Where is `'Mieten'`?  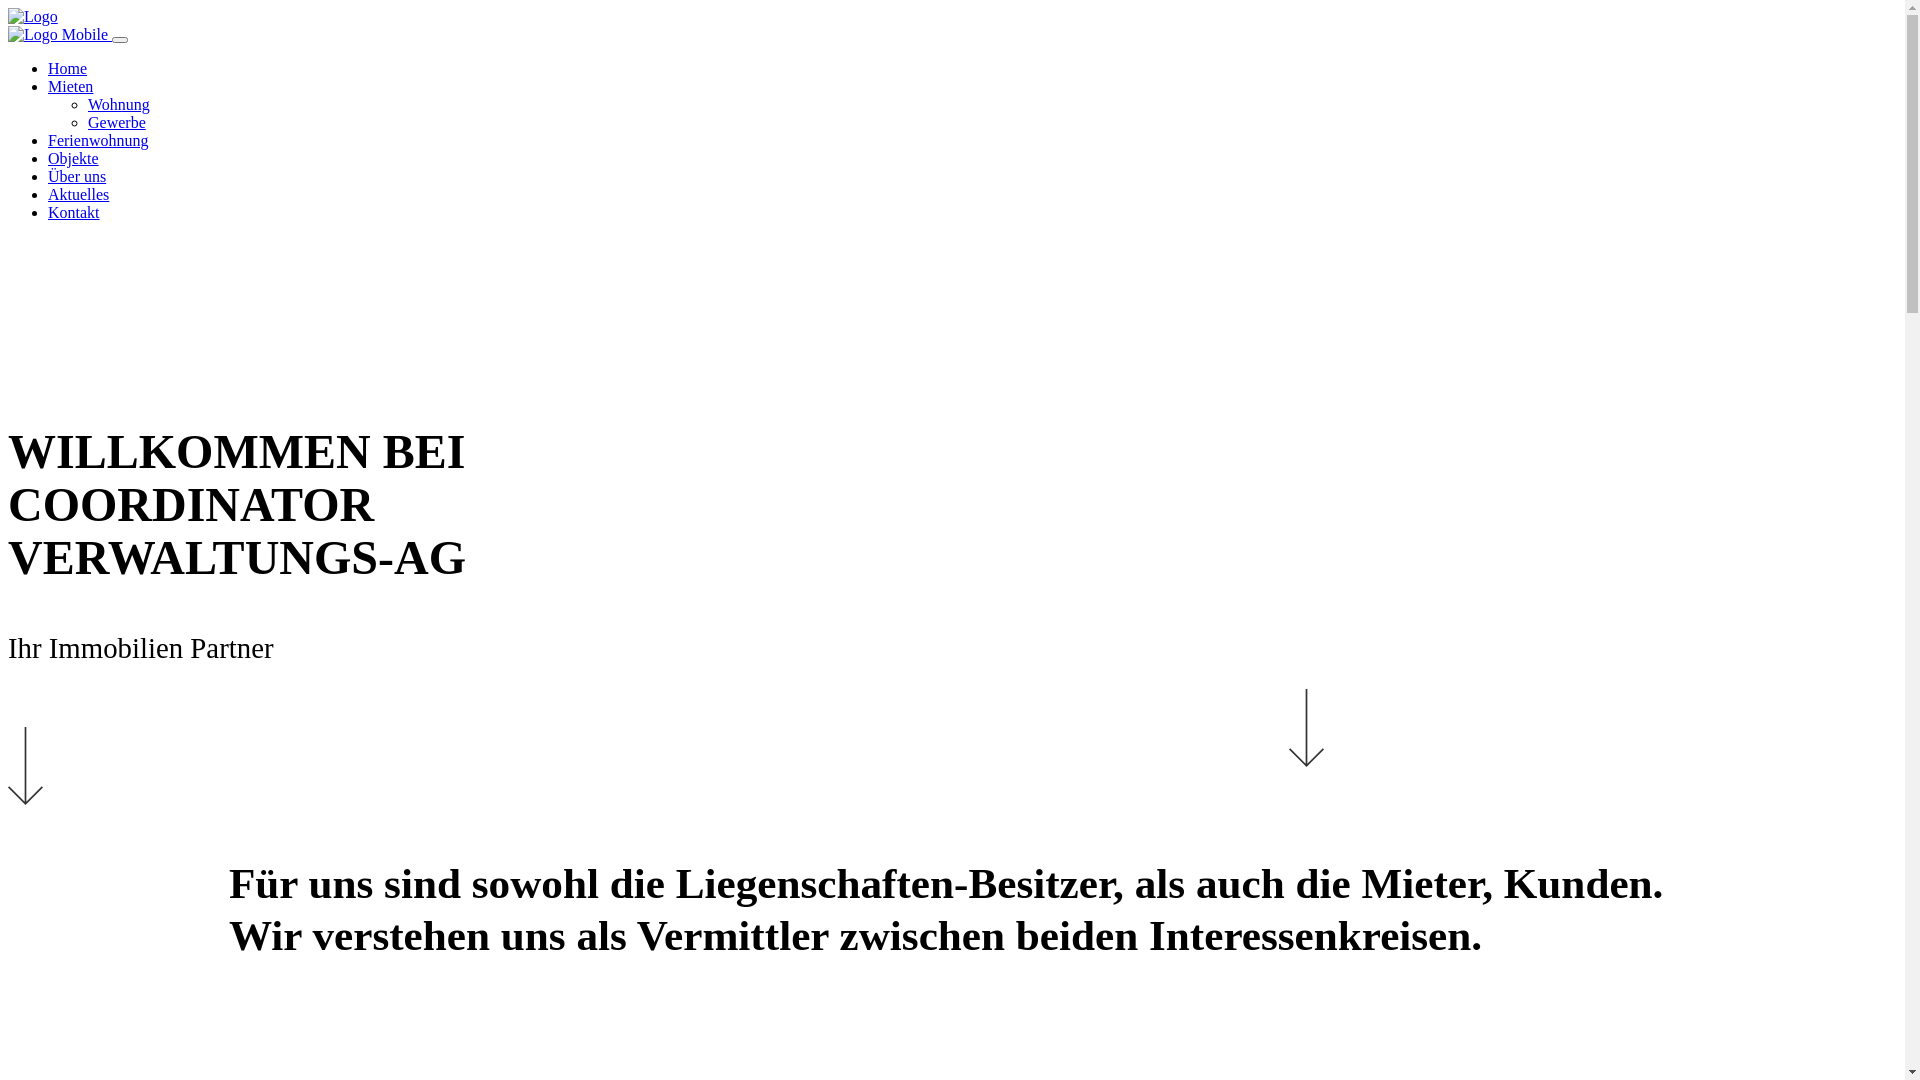
'Mieten' is located at coordinates (70, 85).